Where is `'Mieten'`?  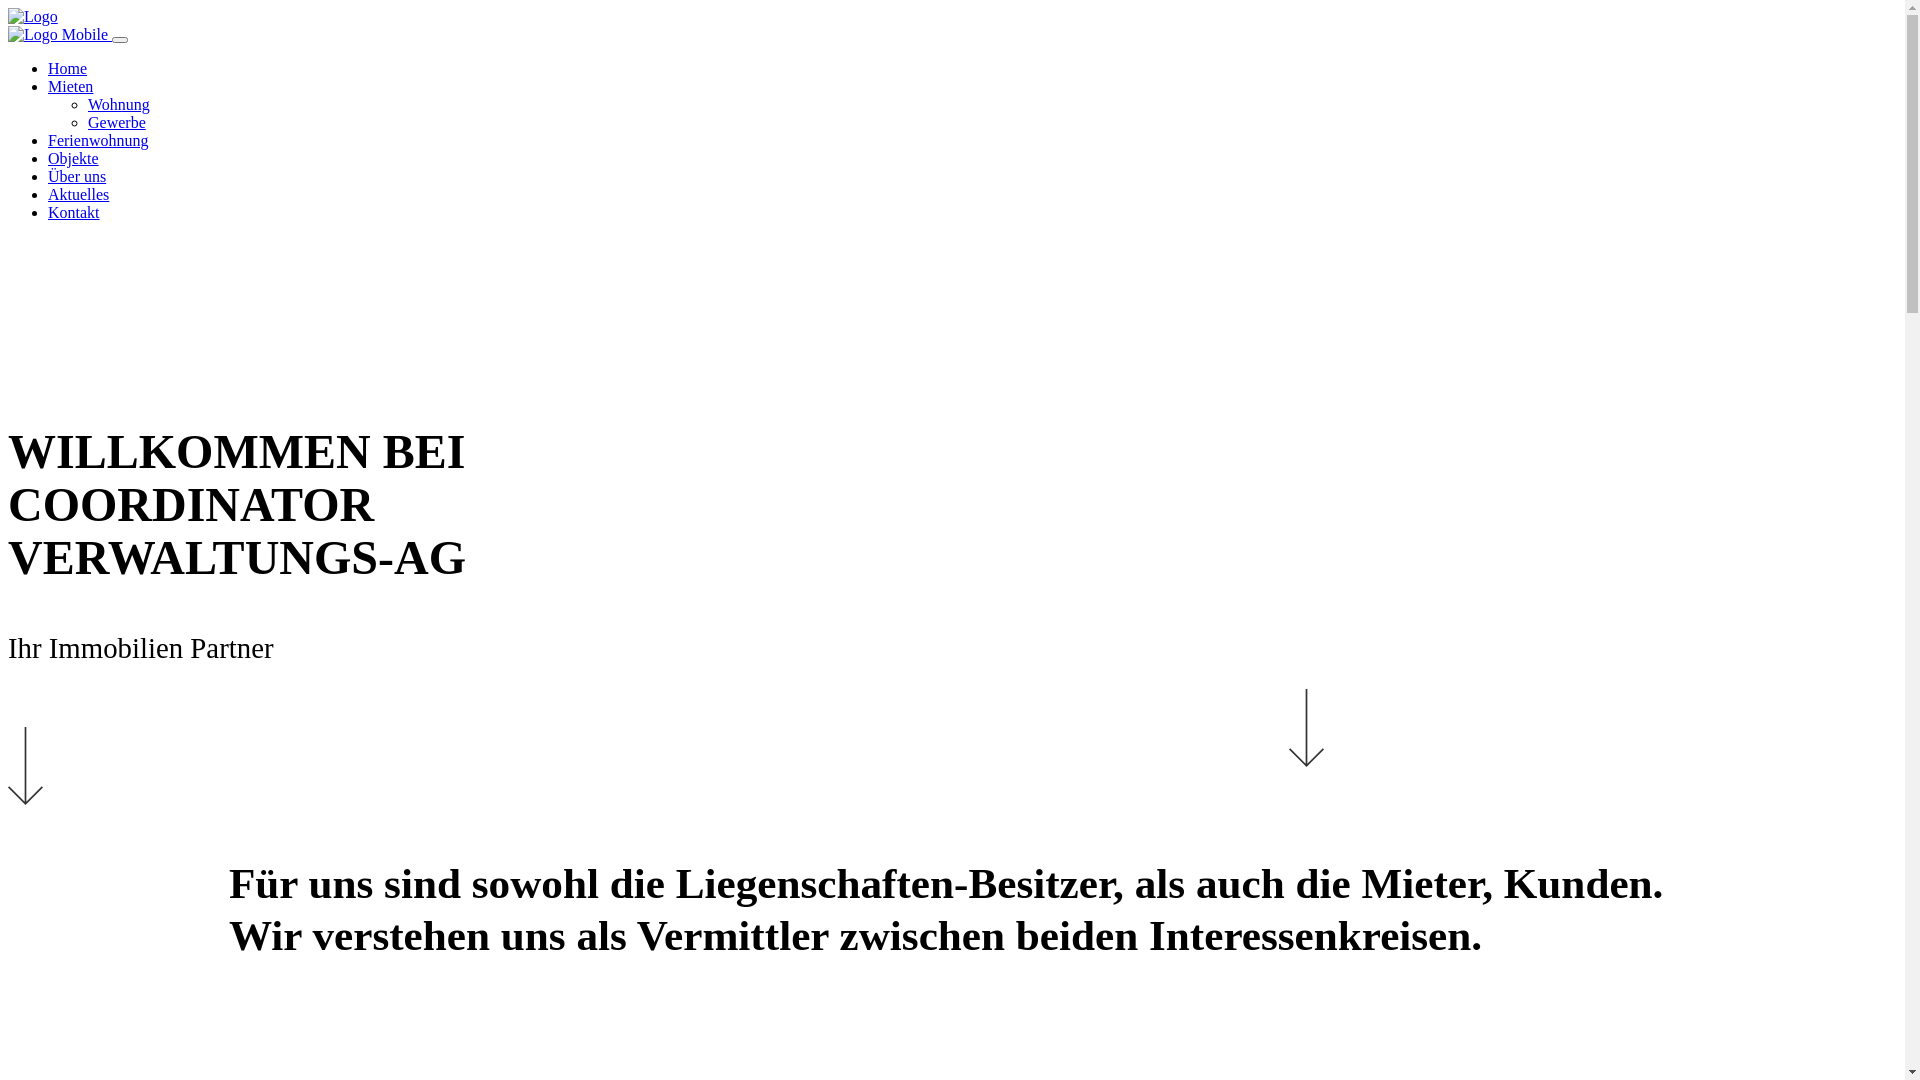
'Mieten' is located at coordinates (70, 85).